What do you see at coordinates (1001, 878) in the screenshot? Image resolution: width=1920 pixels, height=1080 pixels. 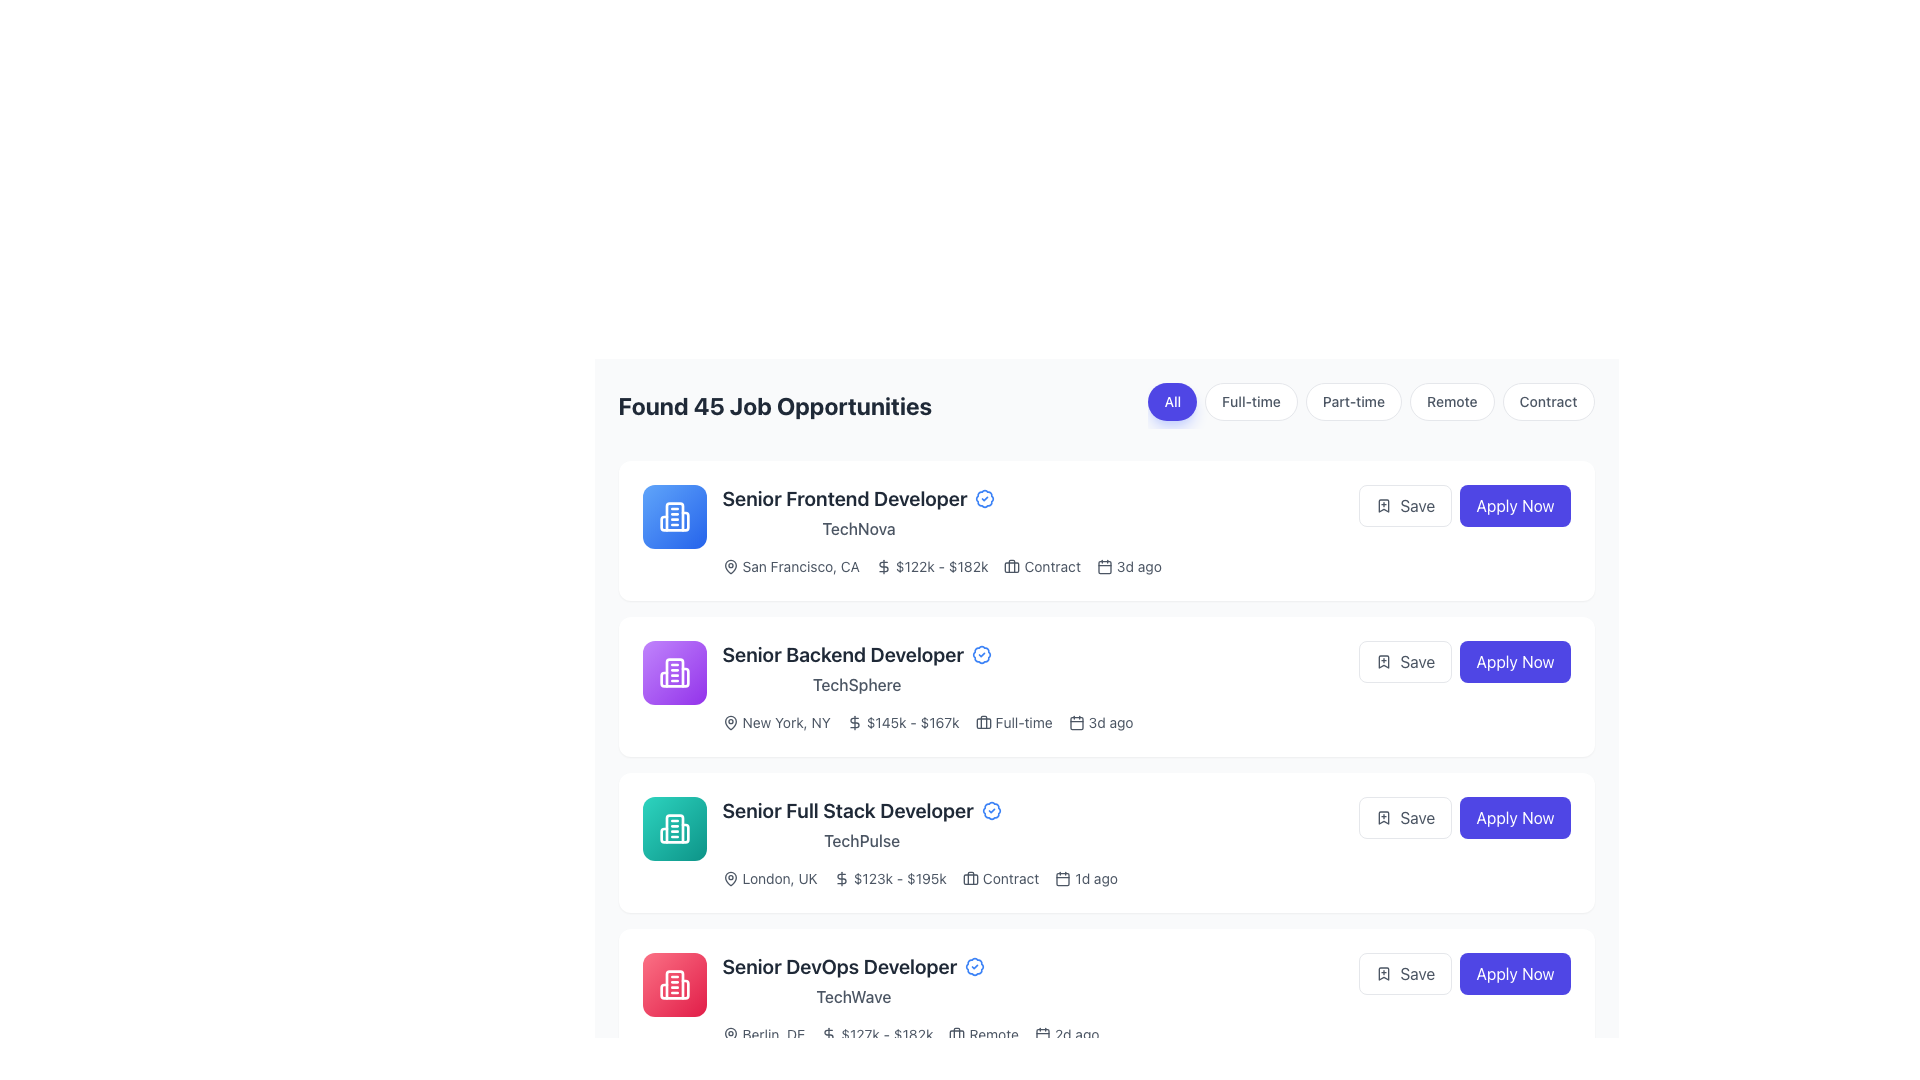 I see `the Label with Icon indicating a contract position for the Senior Full Stack Developer job listing at TechPulse, which is located between the salary range and the posting date` at bounding box center [1001, 878].